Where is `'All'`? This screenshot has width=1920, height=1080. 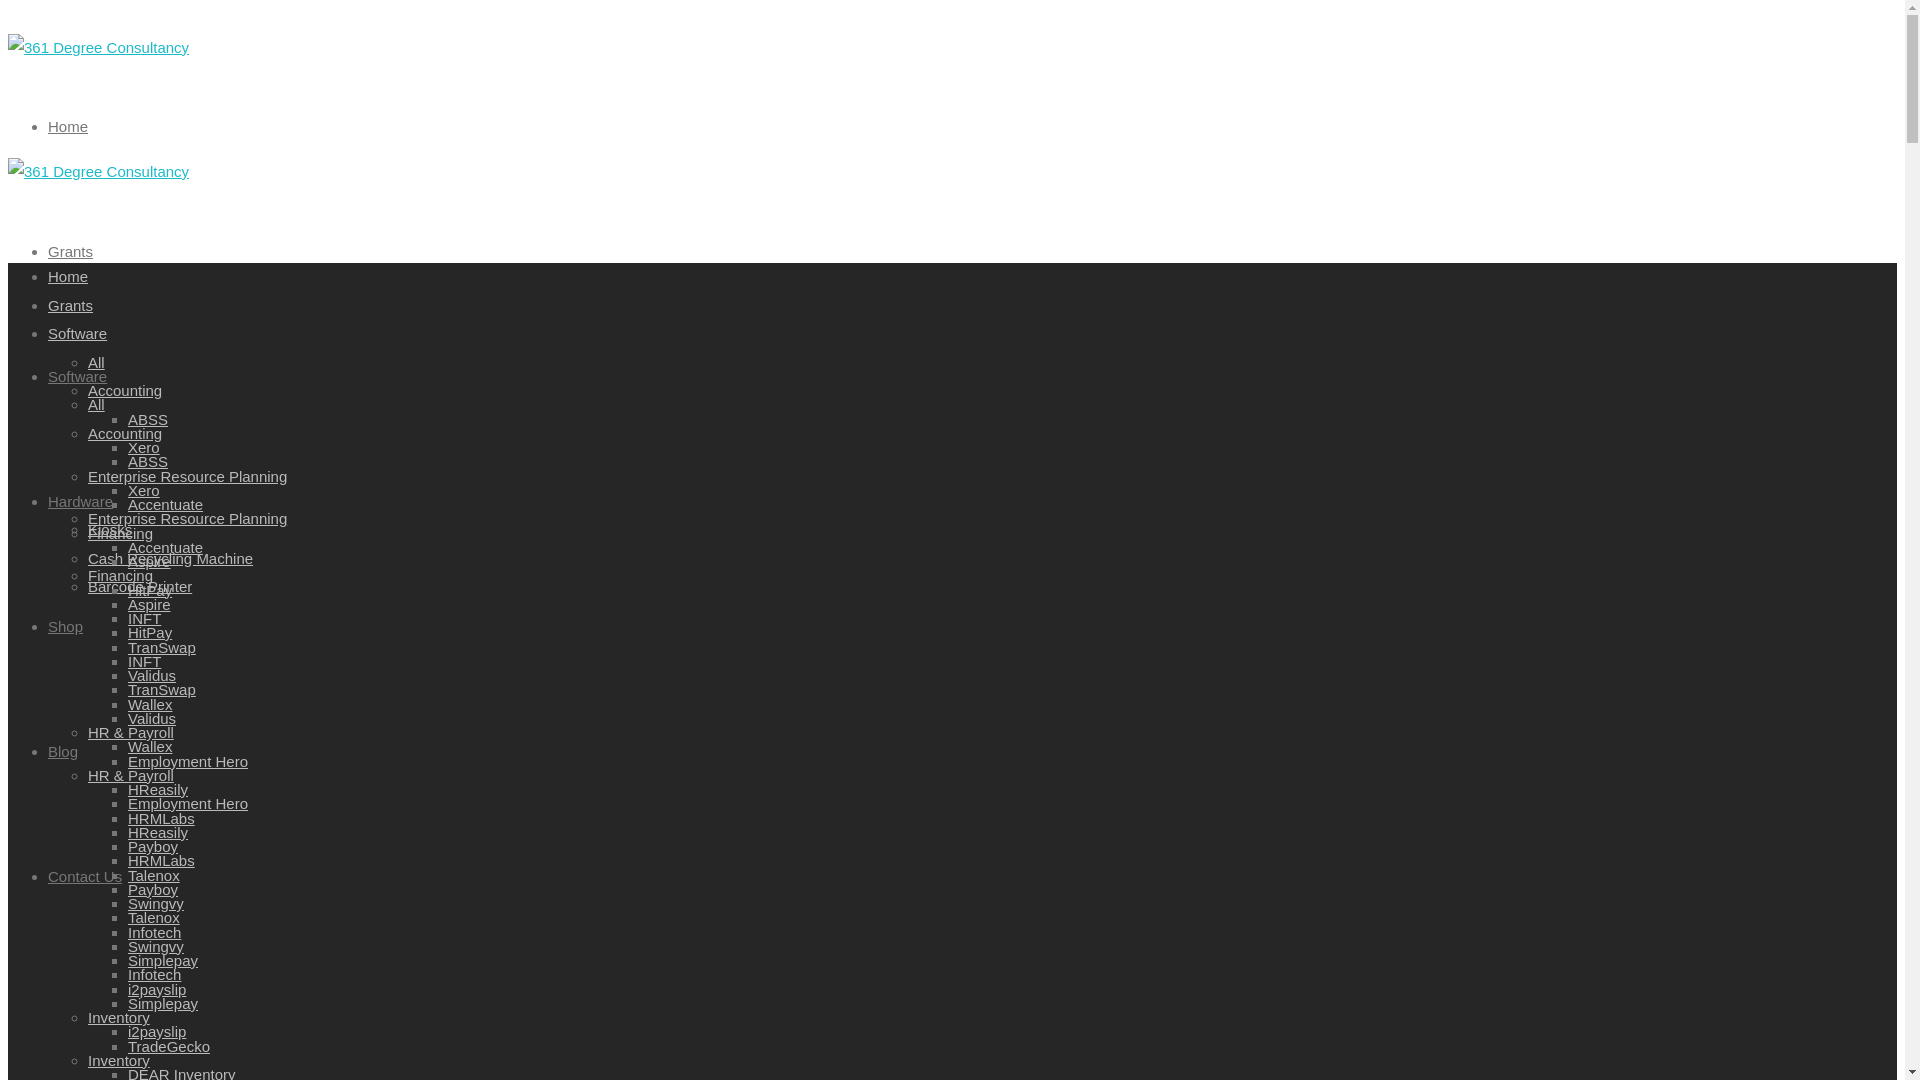 'All' is located at coordinates (95, 404).